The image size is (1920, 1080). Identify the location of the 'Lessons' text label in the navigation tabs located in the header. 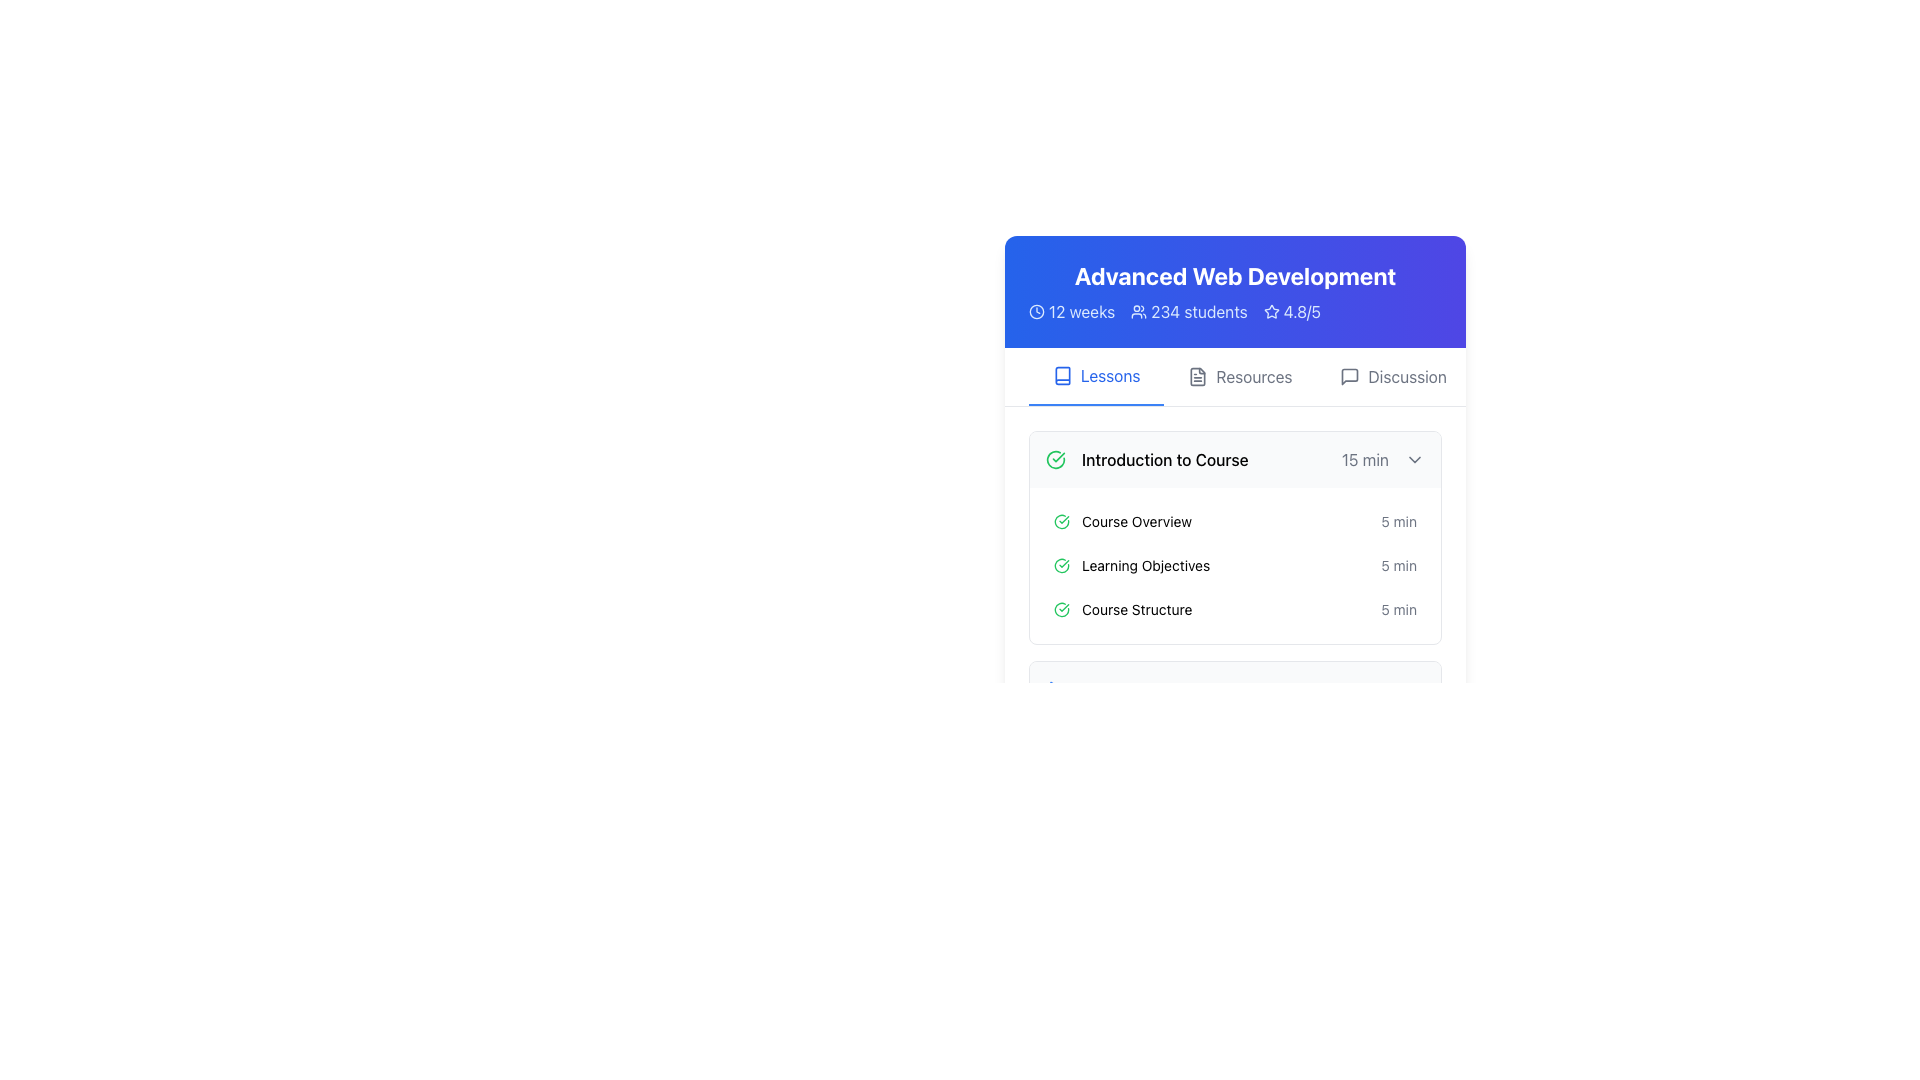
(1109, 375).